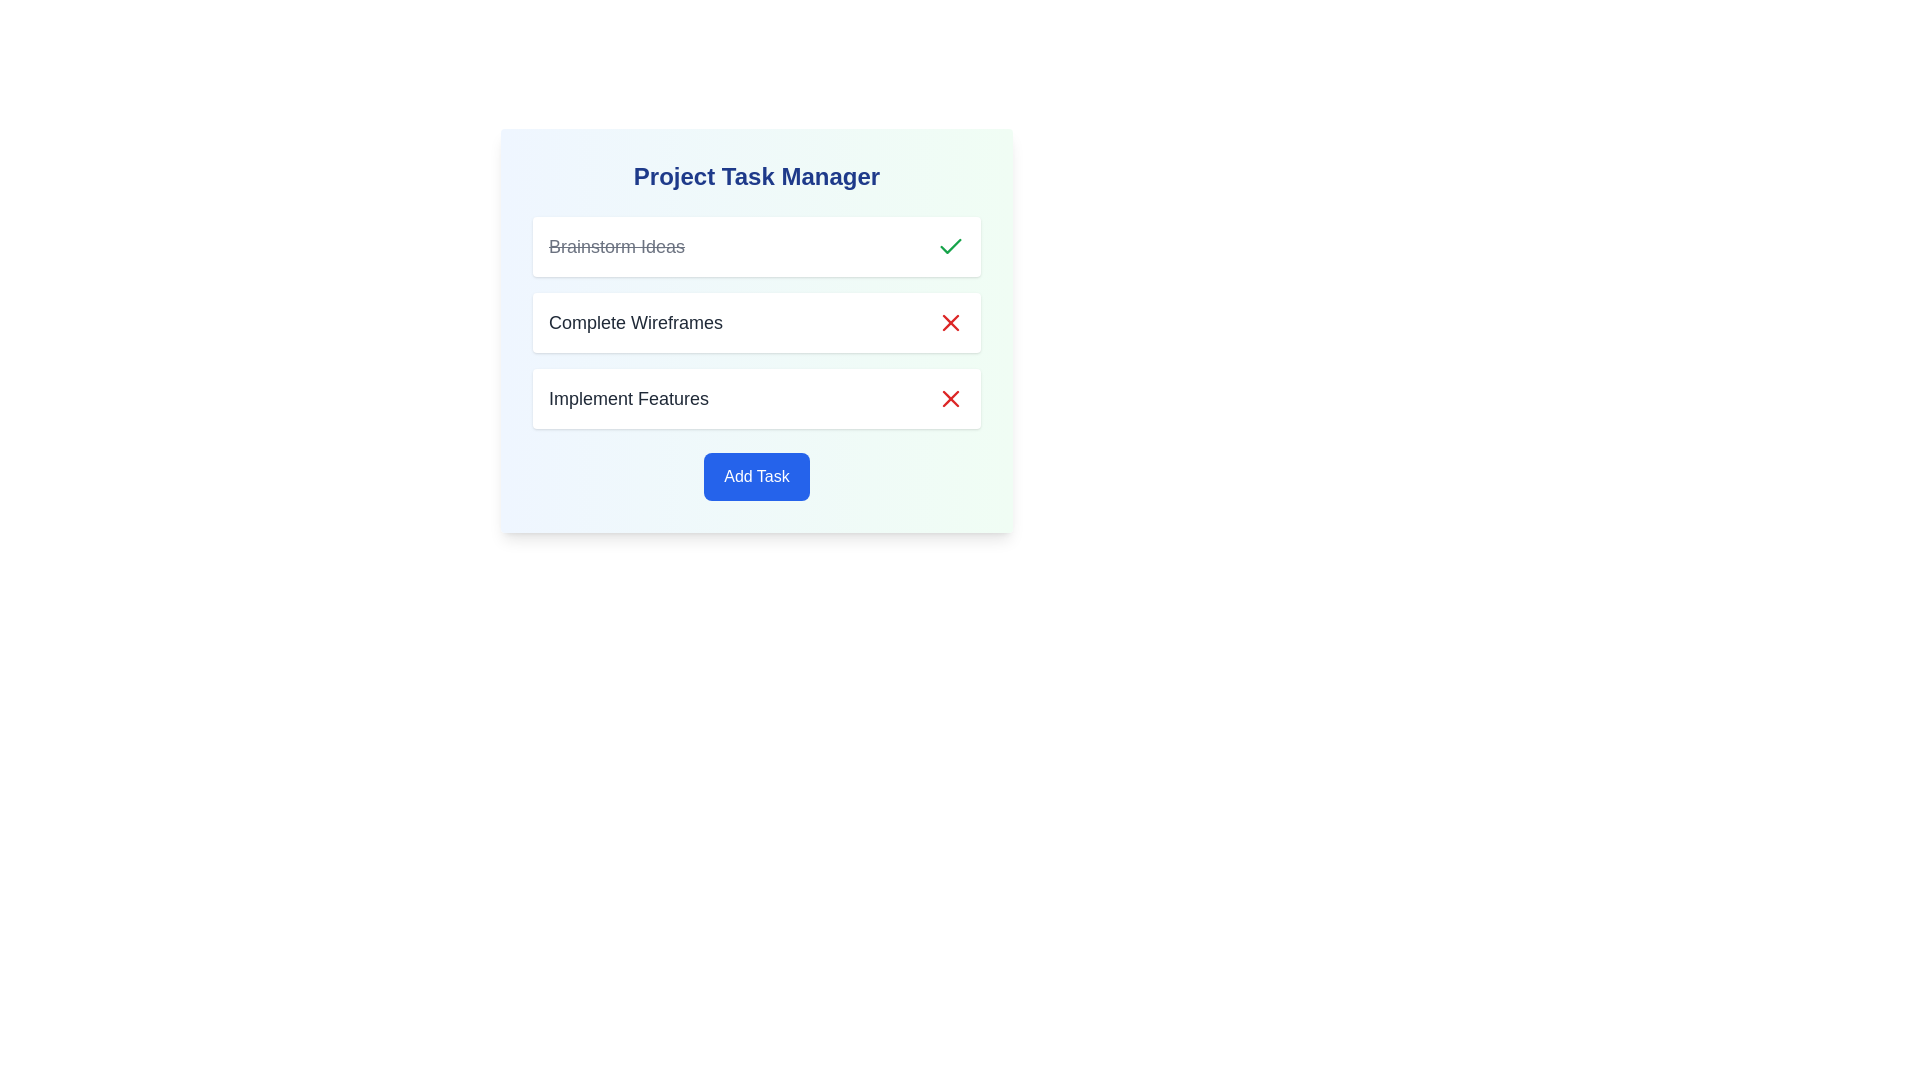 The width and height of the screenshot is (1920, 1080). What do you see at coordinates (949, 245) in the screenshot?
I see `the green checkmark icon button in the 'Brainstorm Ideas' task row` at bounding box center [949, 245].